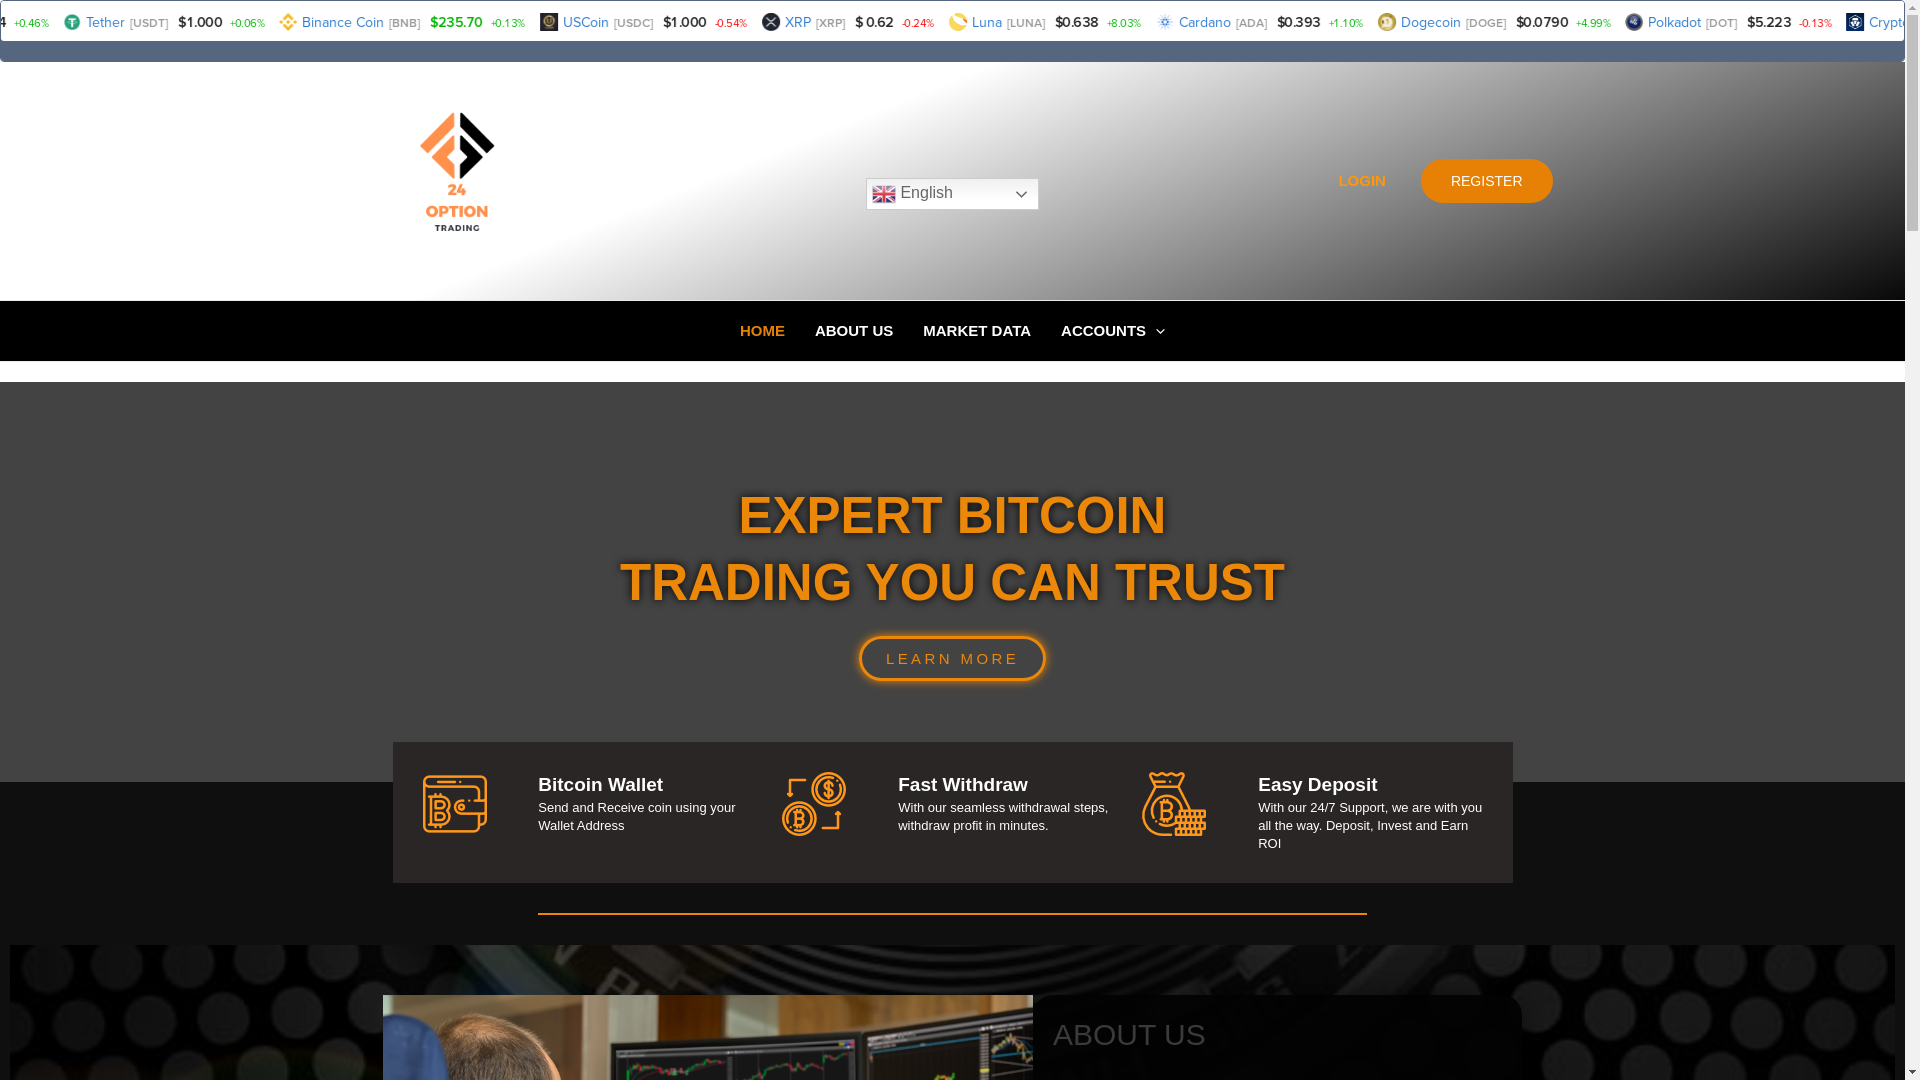  Describe the element at coordinates (1361, 181) in the screenshot. I see `'LOGIN'` at that location.